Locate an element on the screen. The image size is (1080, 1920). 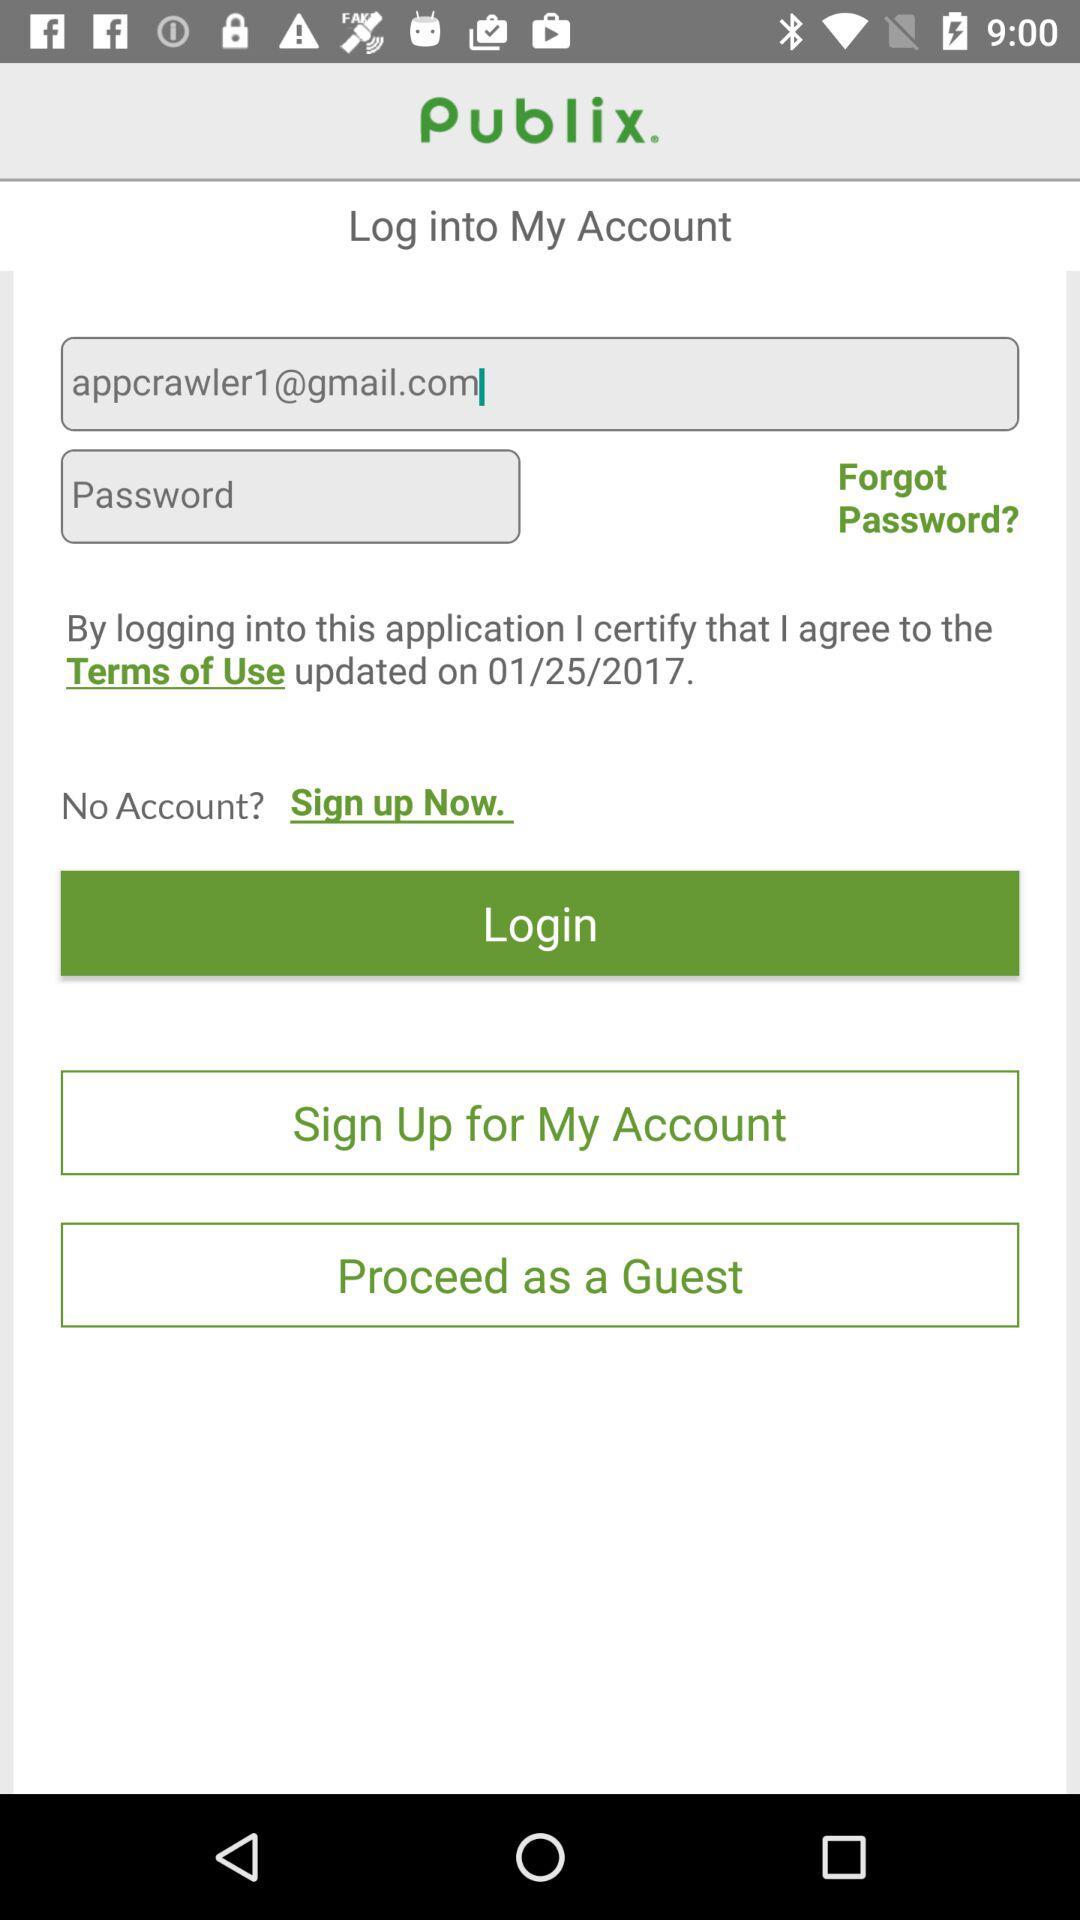
the forgot is located at coordinates (928, 496).